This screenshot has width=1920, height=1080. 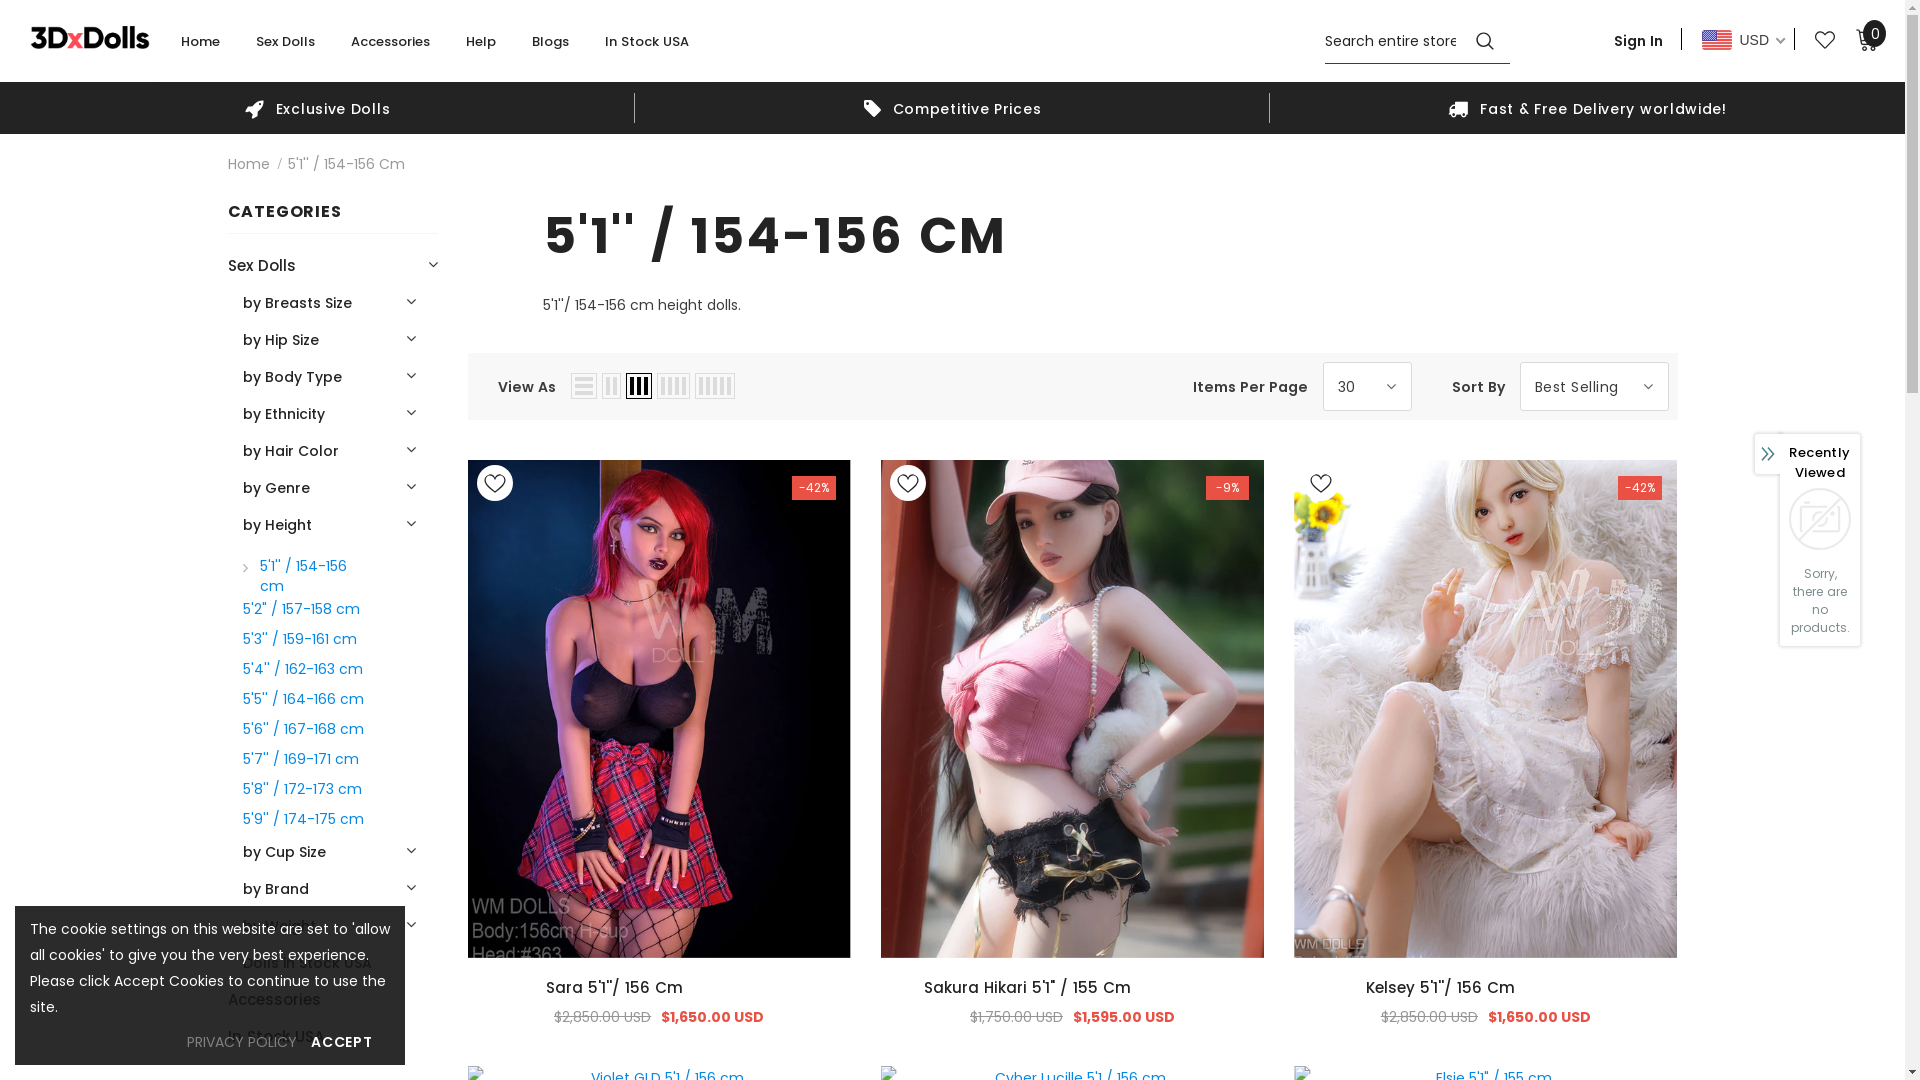 I want to click on 'by Genre', so click(x=240, y=487).